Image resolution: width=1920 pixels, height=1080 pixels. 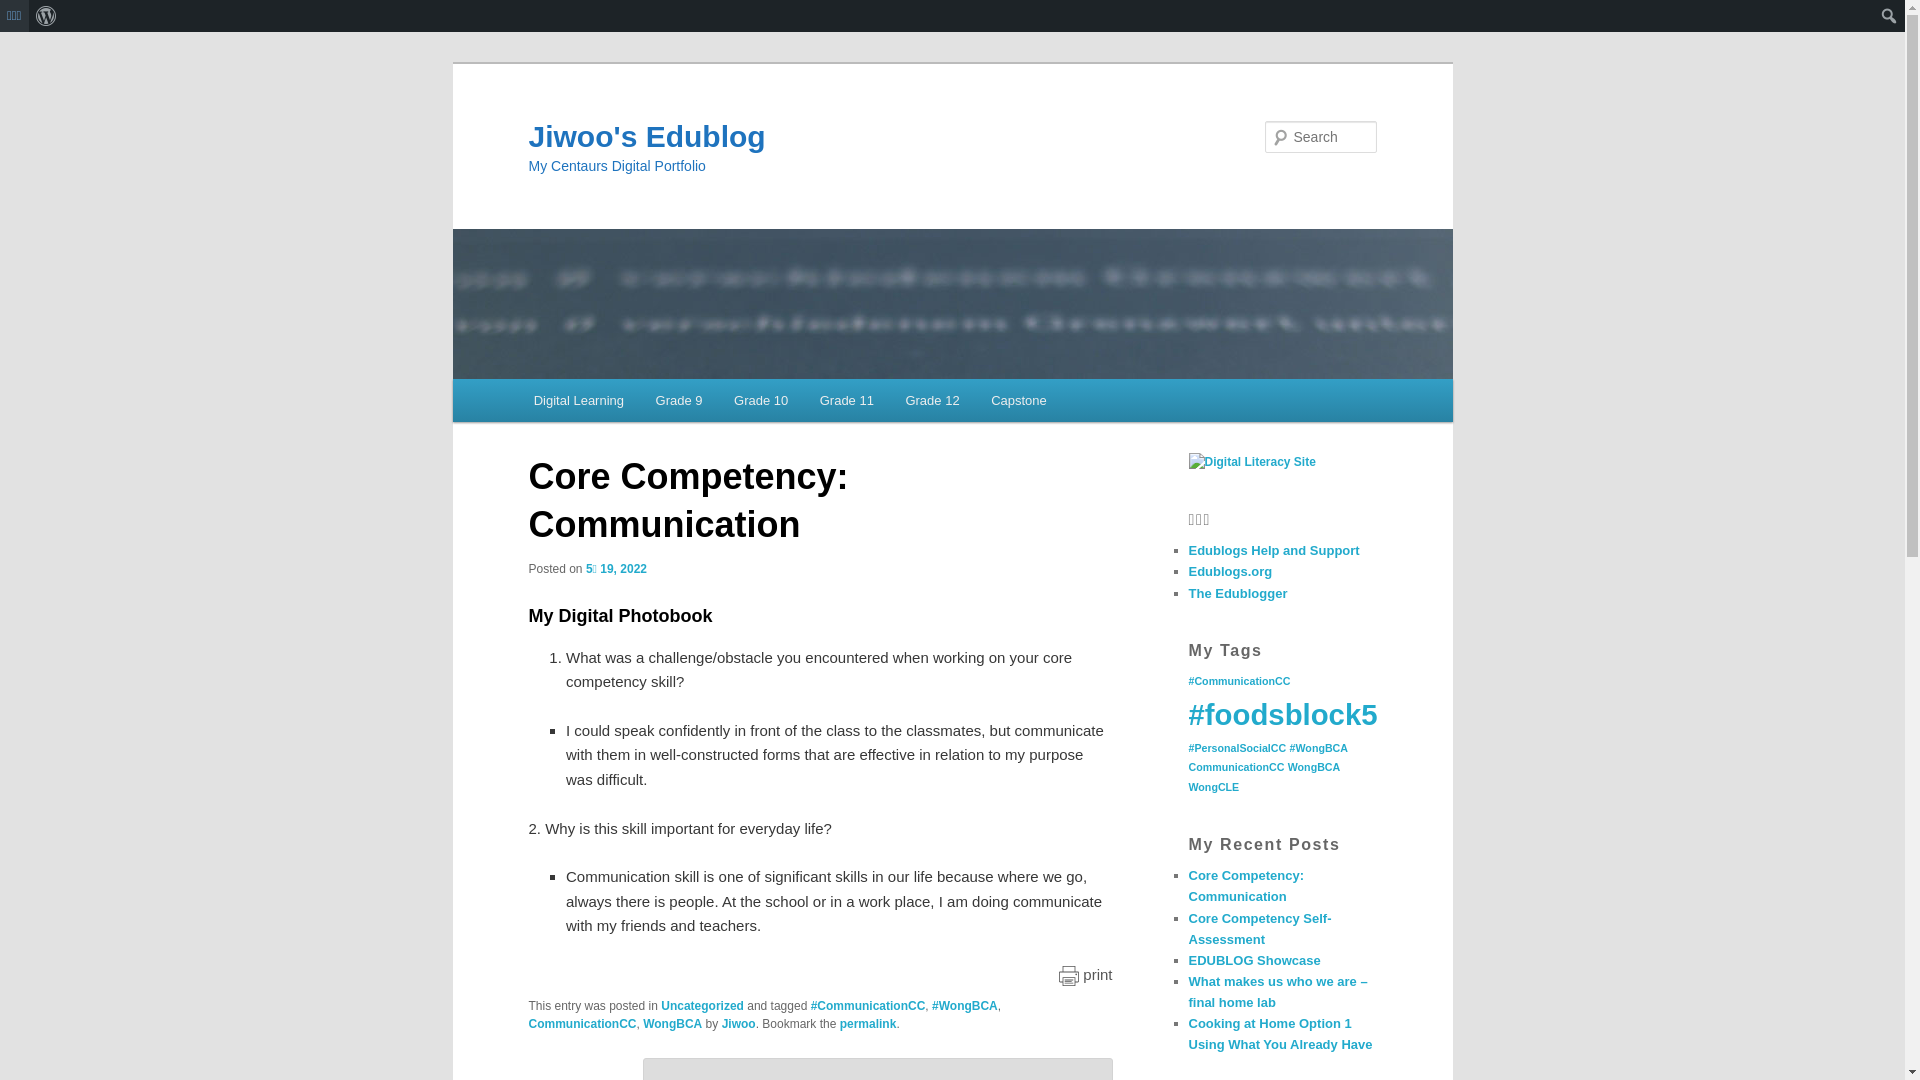 I want to click on 'Edublogs.org', so click(x=1228, y=571).